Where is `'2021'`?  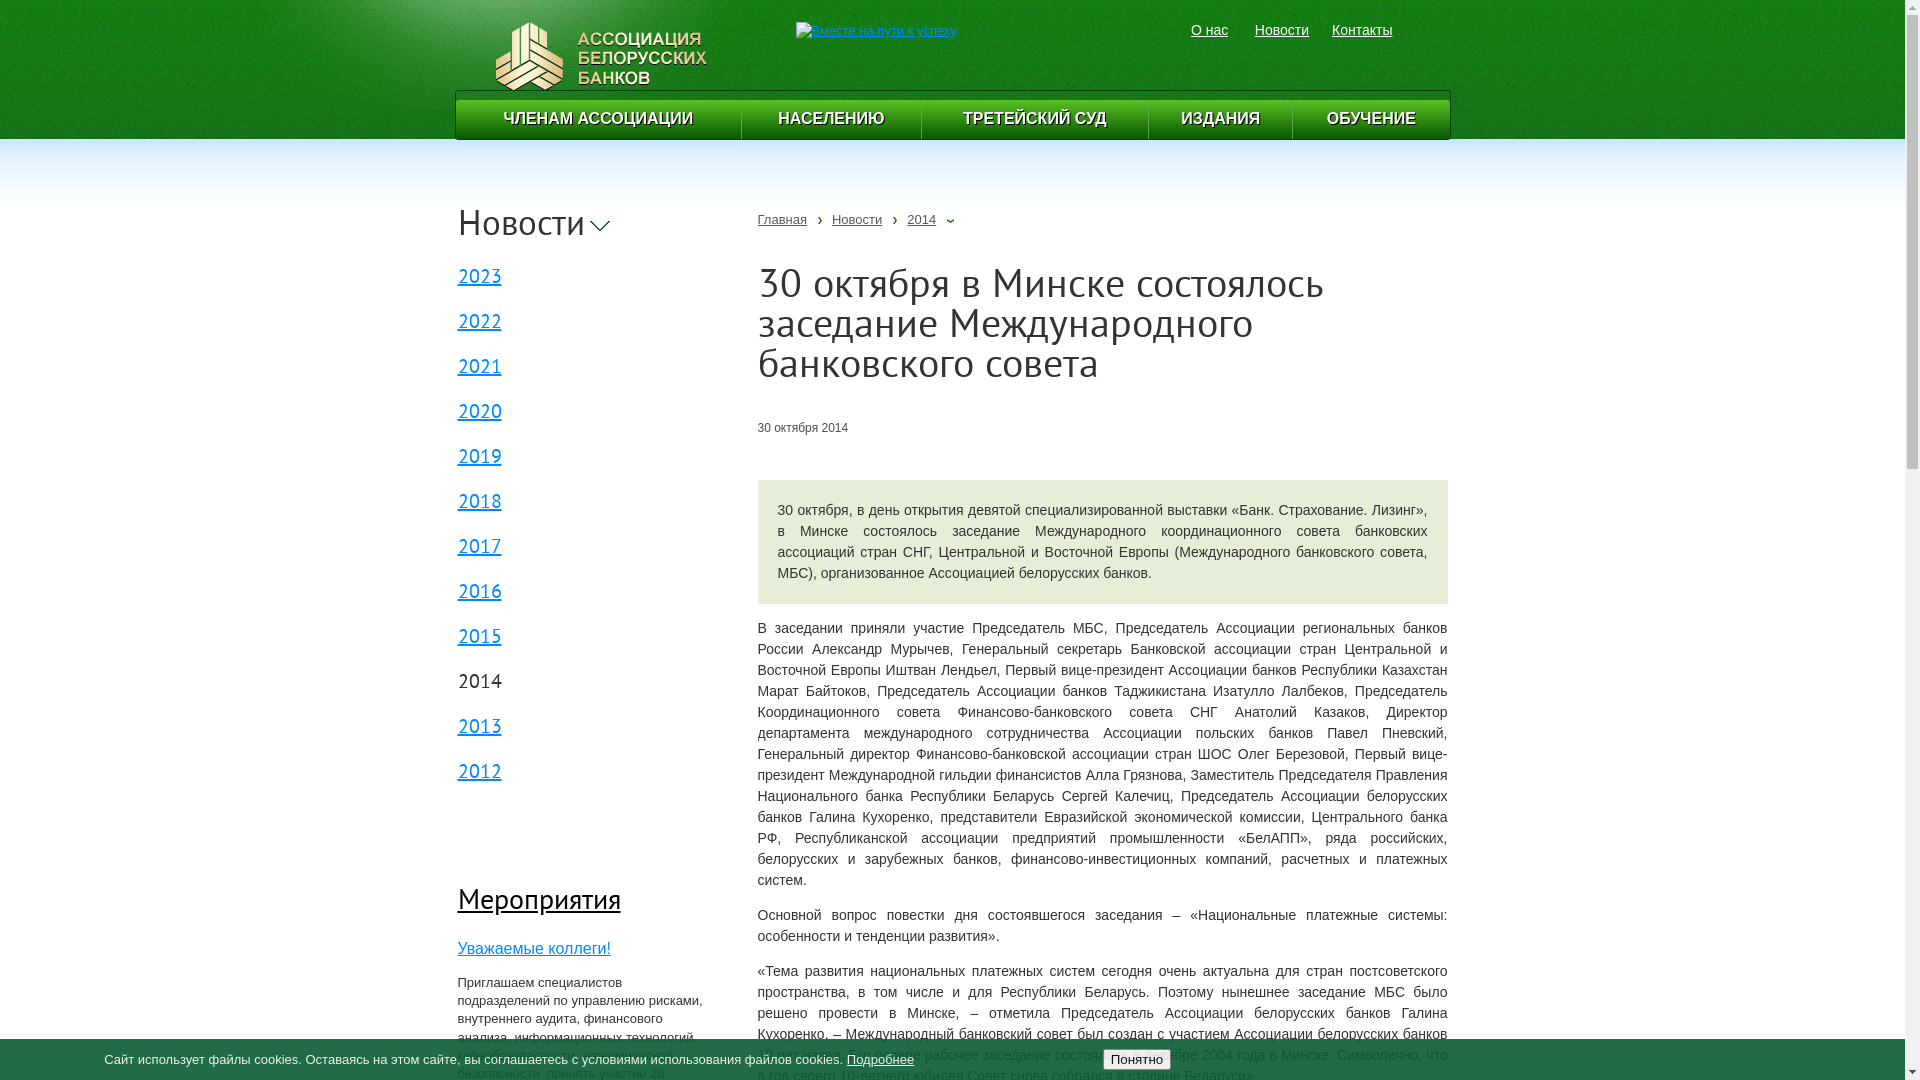
'2021' is located at coordinates (456, 368).